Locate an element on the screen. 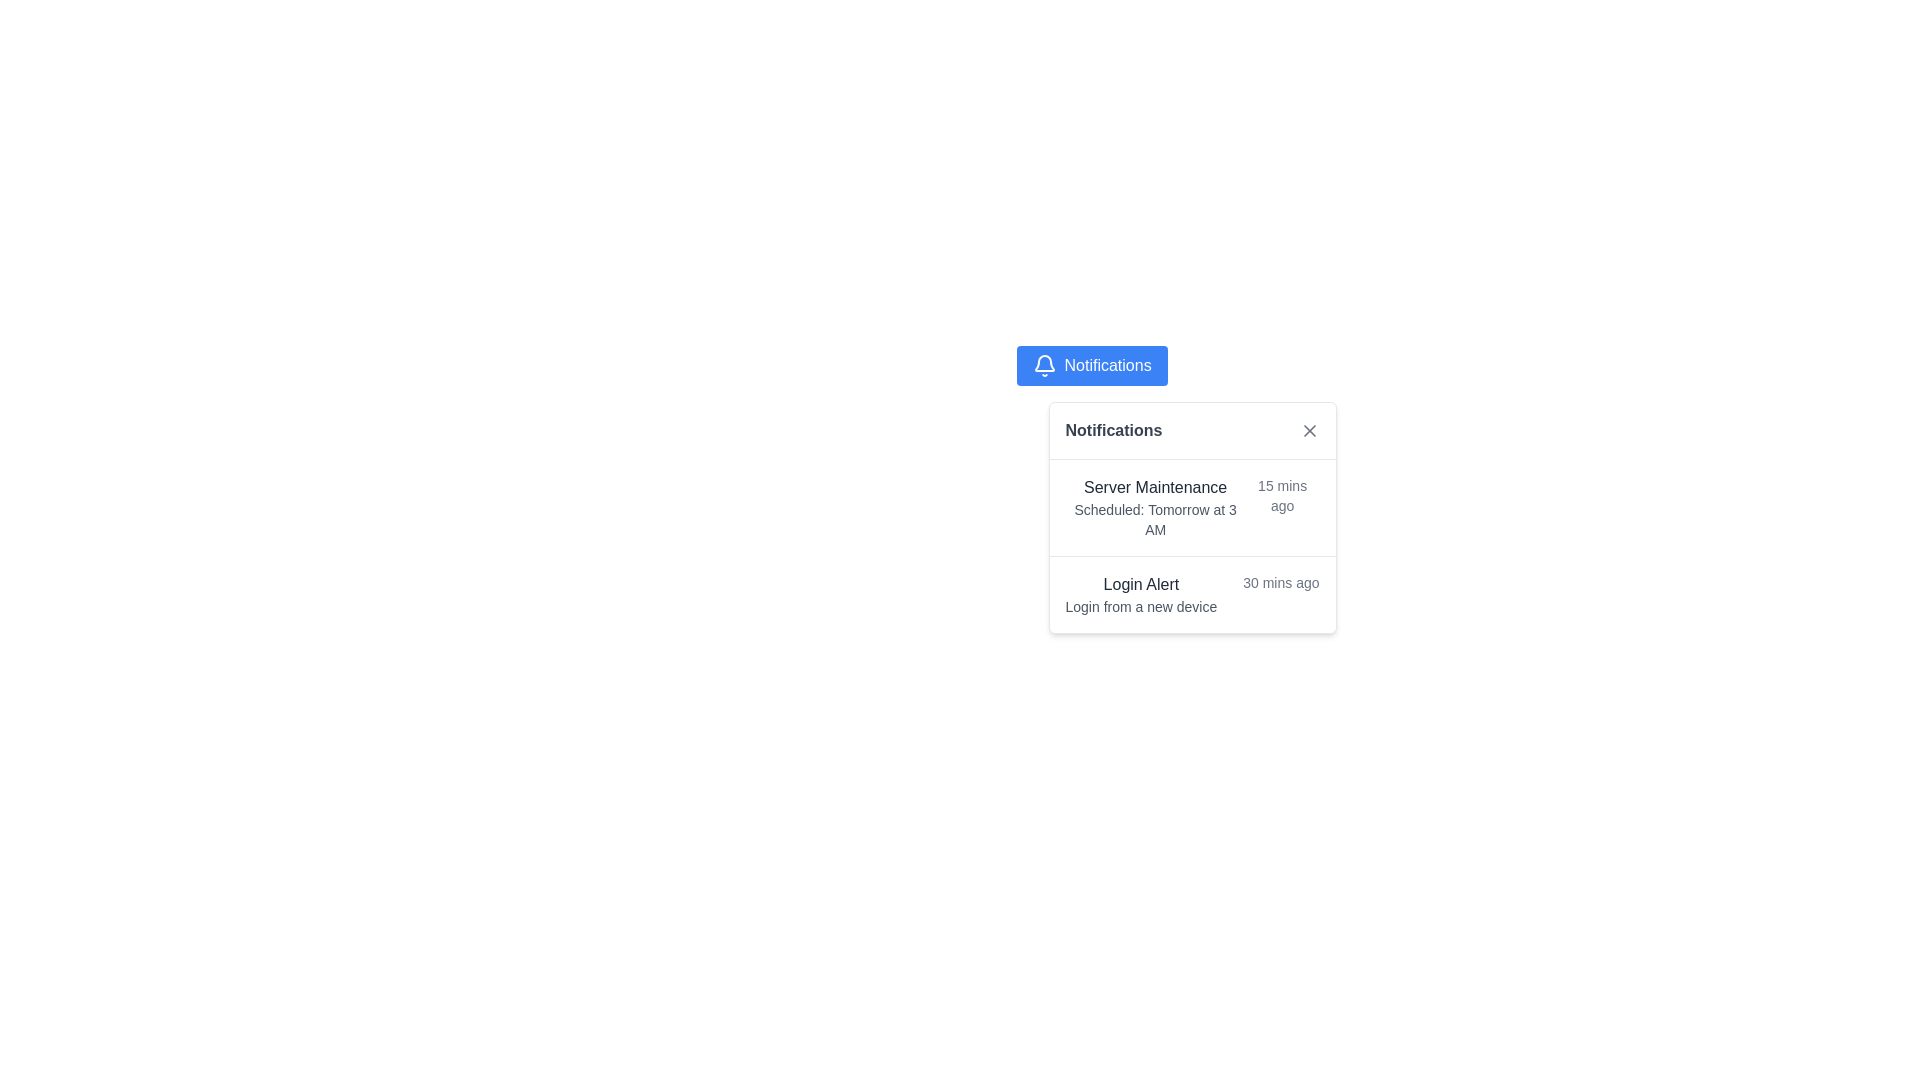 This screenshot has width=1920, height=1080. the small interactive close button icon in the notification header is located at coordinates (1309, 430).